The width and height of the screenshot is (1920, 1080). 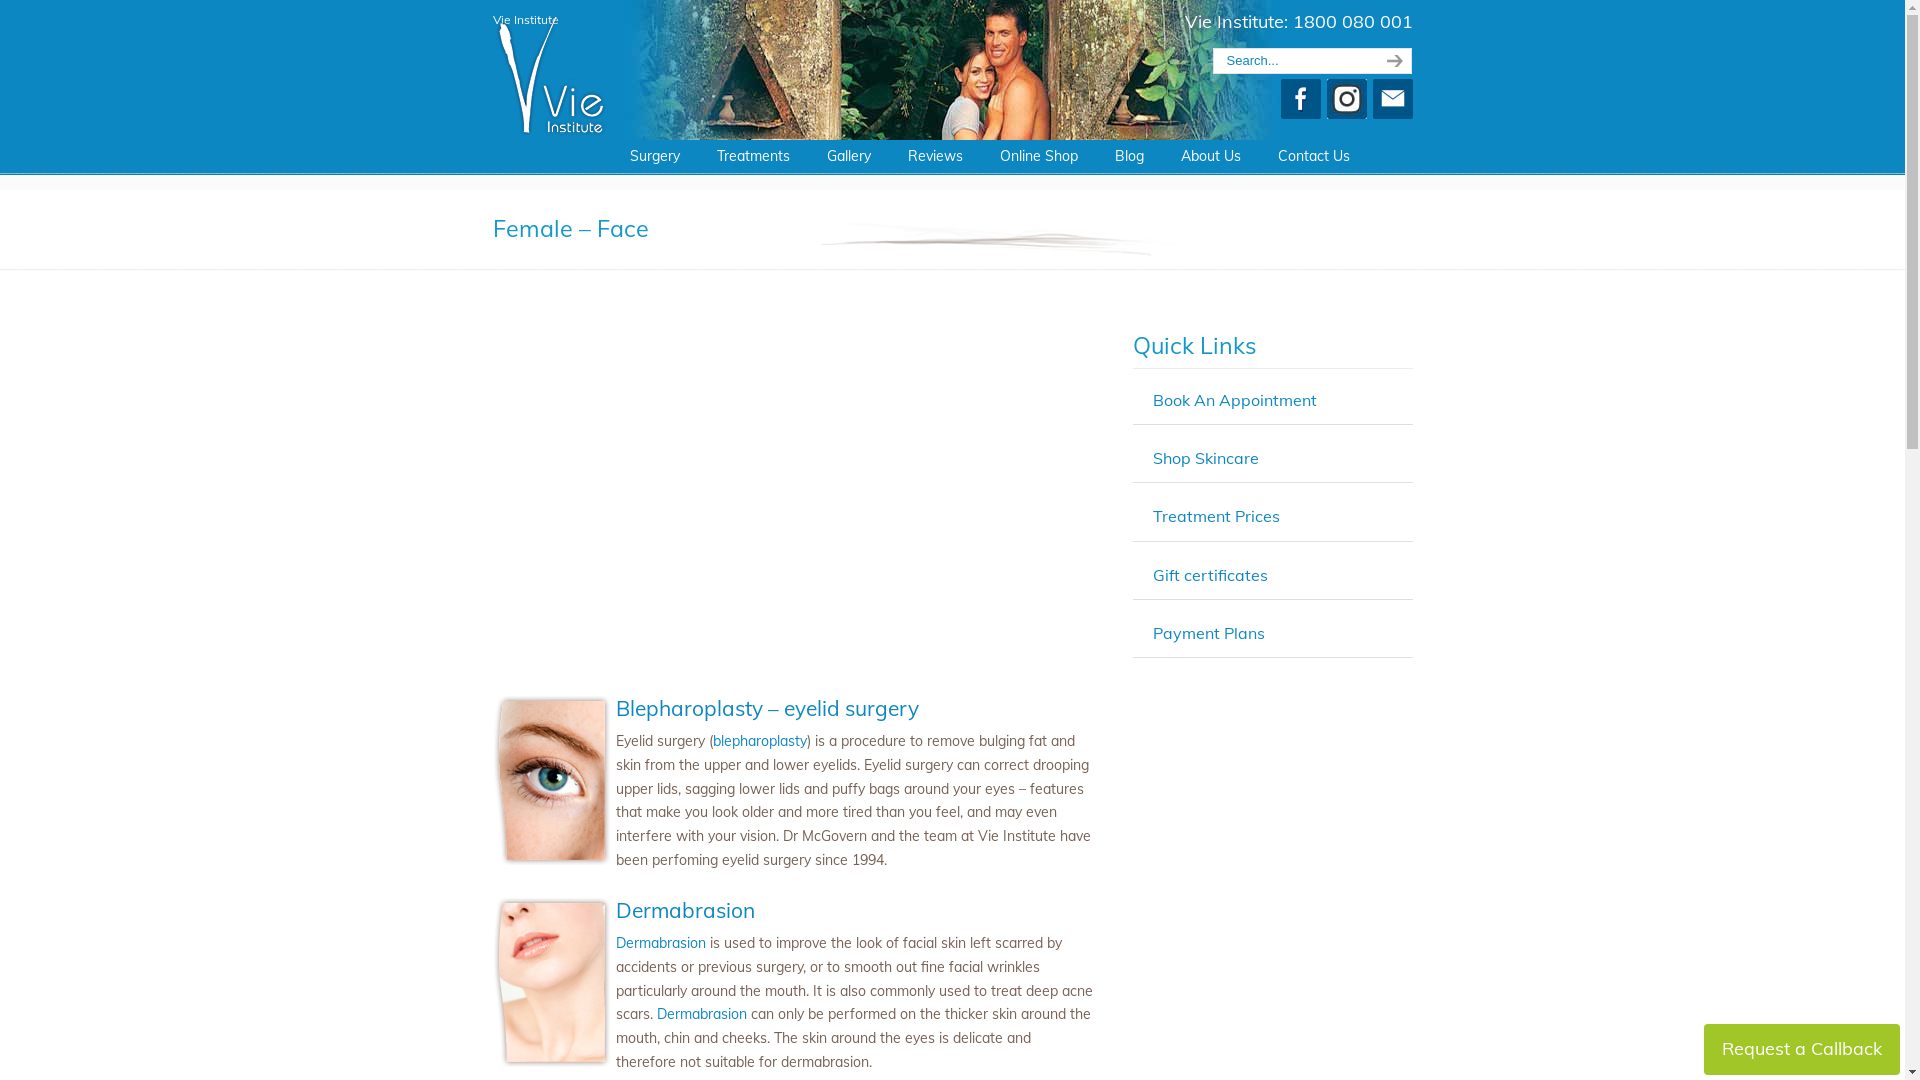 What do you see at coordinates (934, 154) in the screenshot?
I see `'Reviews'` at bounding box center [934, 154].